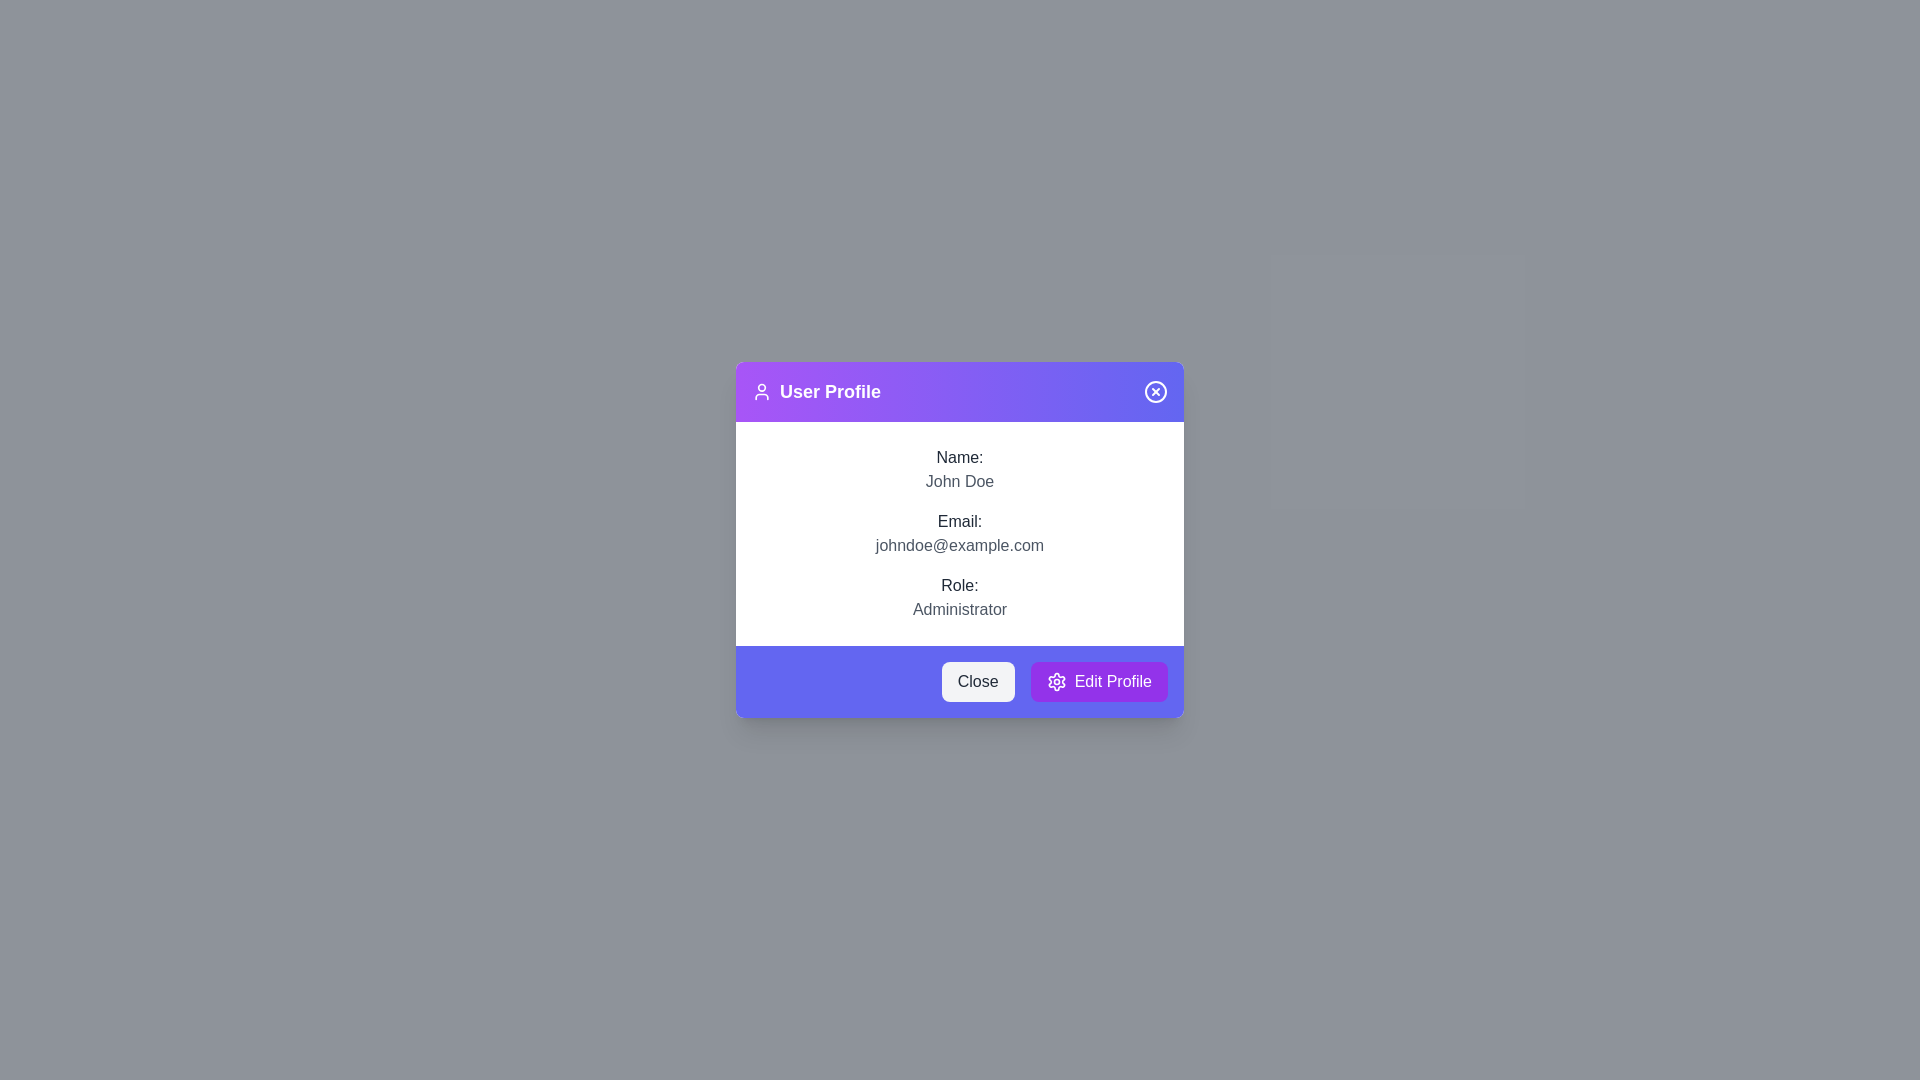  What do you see at coordinates (1055, 681) in the screenshot?
I see `the settings icon located to the left of the 'Edit Profile' button` at bounding box center [1055, 681].